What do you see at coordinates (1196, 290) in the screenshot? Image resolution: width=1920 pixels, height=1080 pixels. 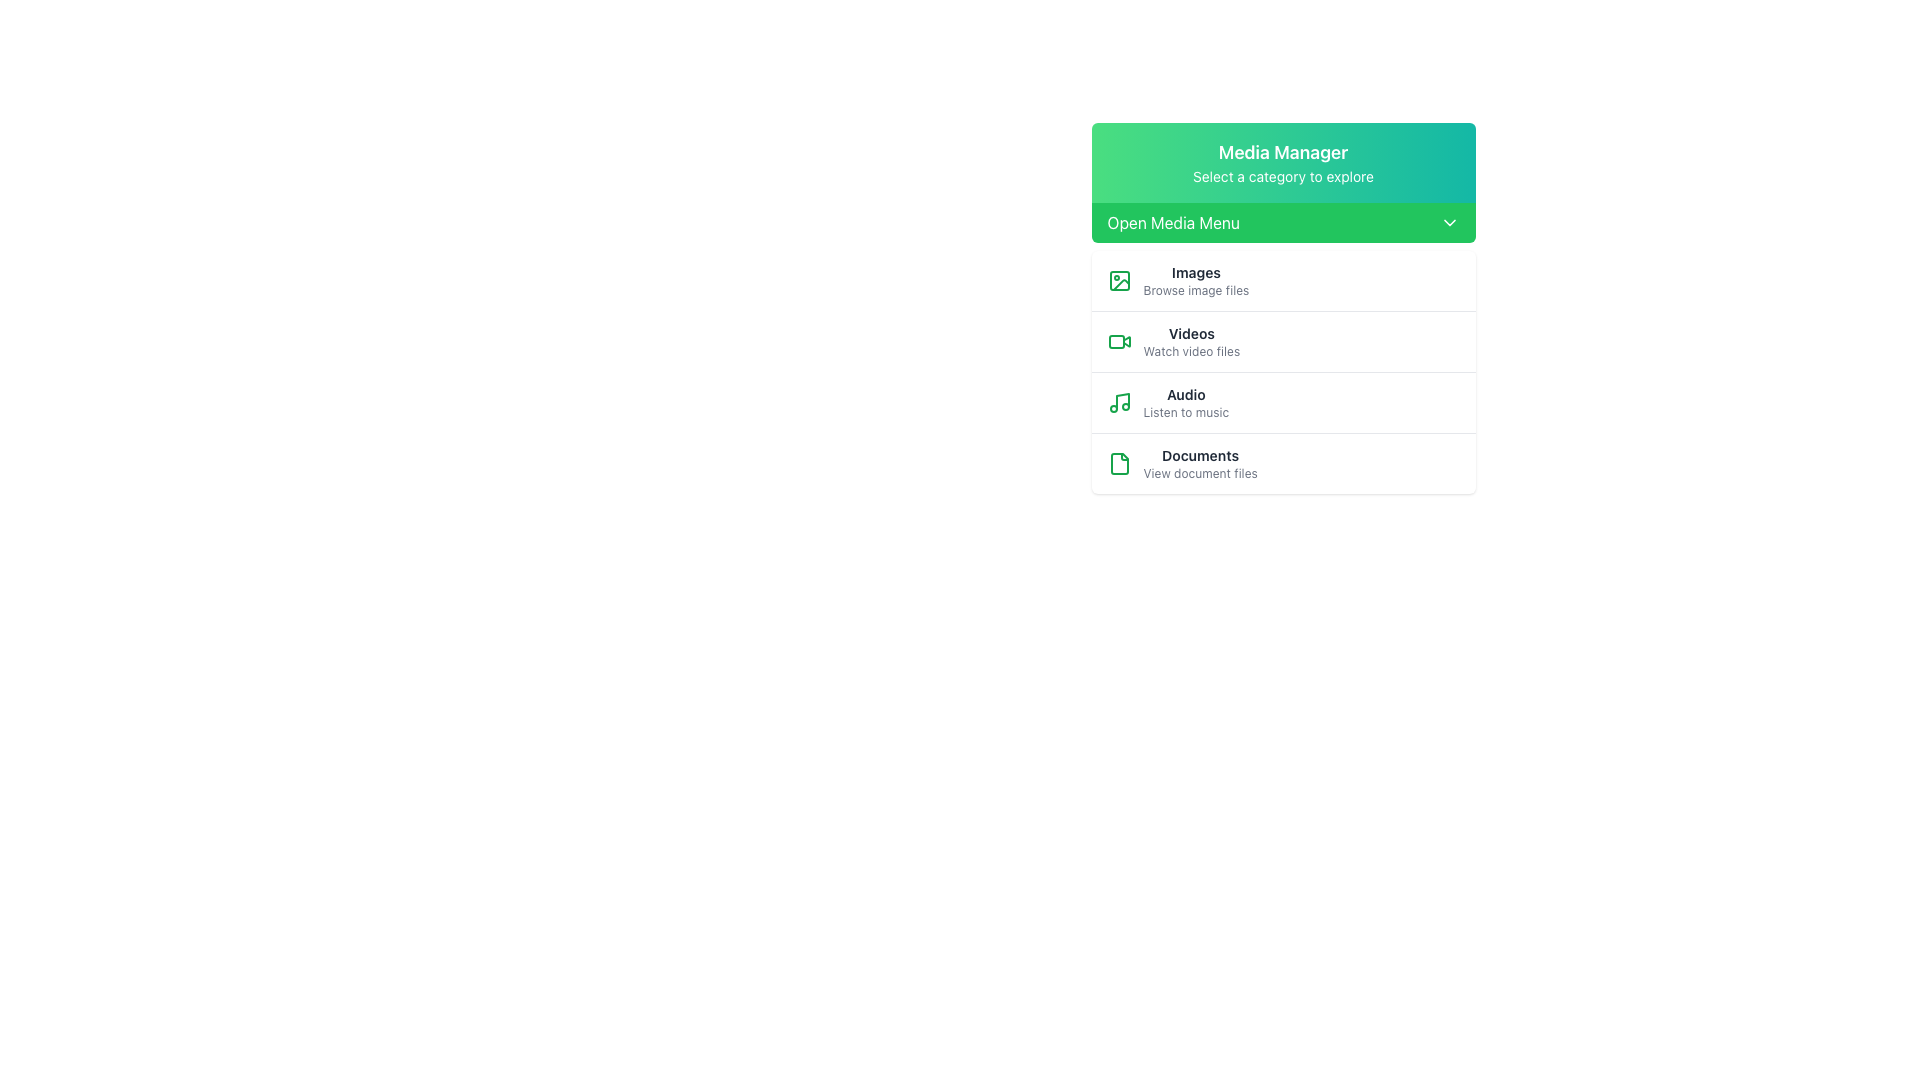 I see `the descriptive text labeled 'Browse image files' located below the 'Images' label in the Media Manager dropdown menu` at bounding box center [1196, 290].